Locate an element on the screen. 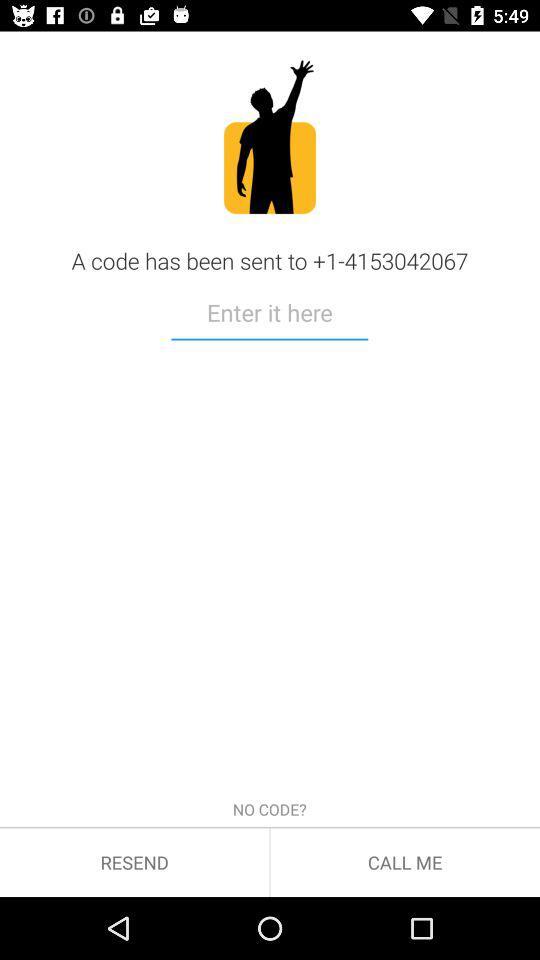 The height and width of the screenshot is (960, 540). the call me at the bottom right corner is located at coordinates (405, 861).